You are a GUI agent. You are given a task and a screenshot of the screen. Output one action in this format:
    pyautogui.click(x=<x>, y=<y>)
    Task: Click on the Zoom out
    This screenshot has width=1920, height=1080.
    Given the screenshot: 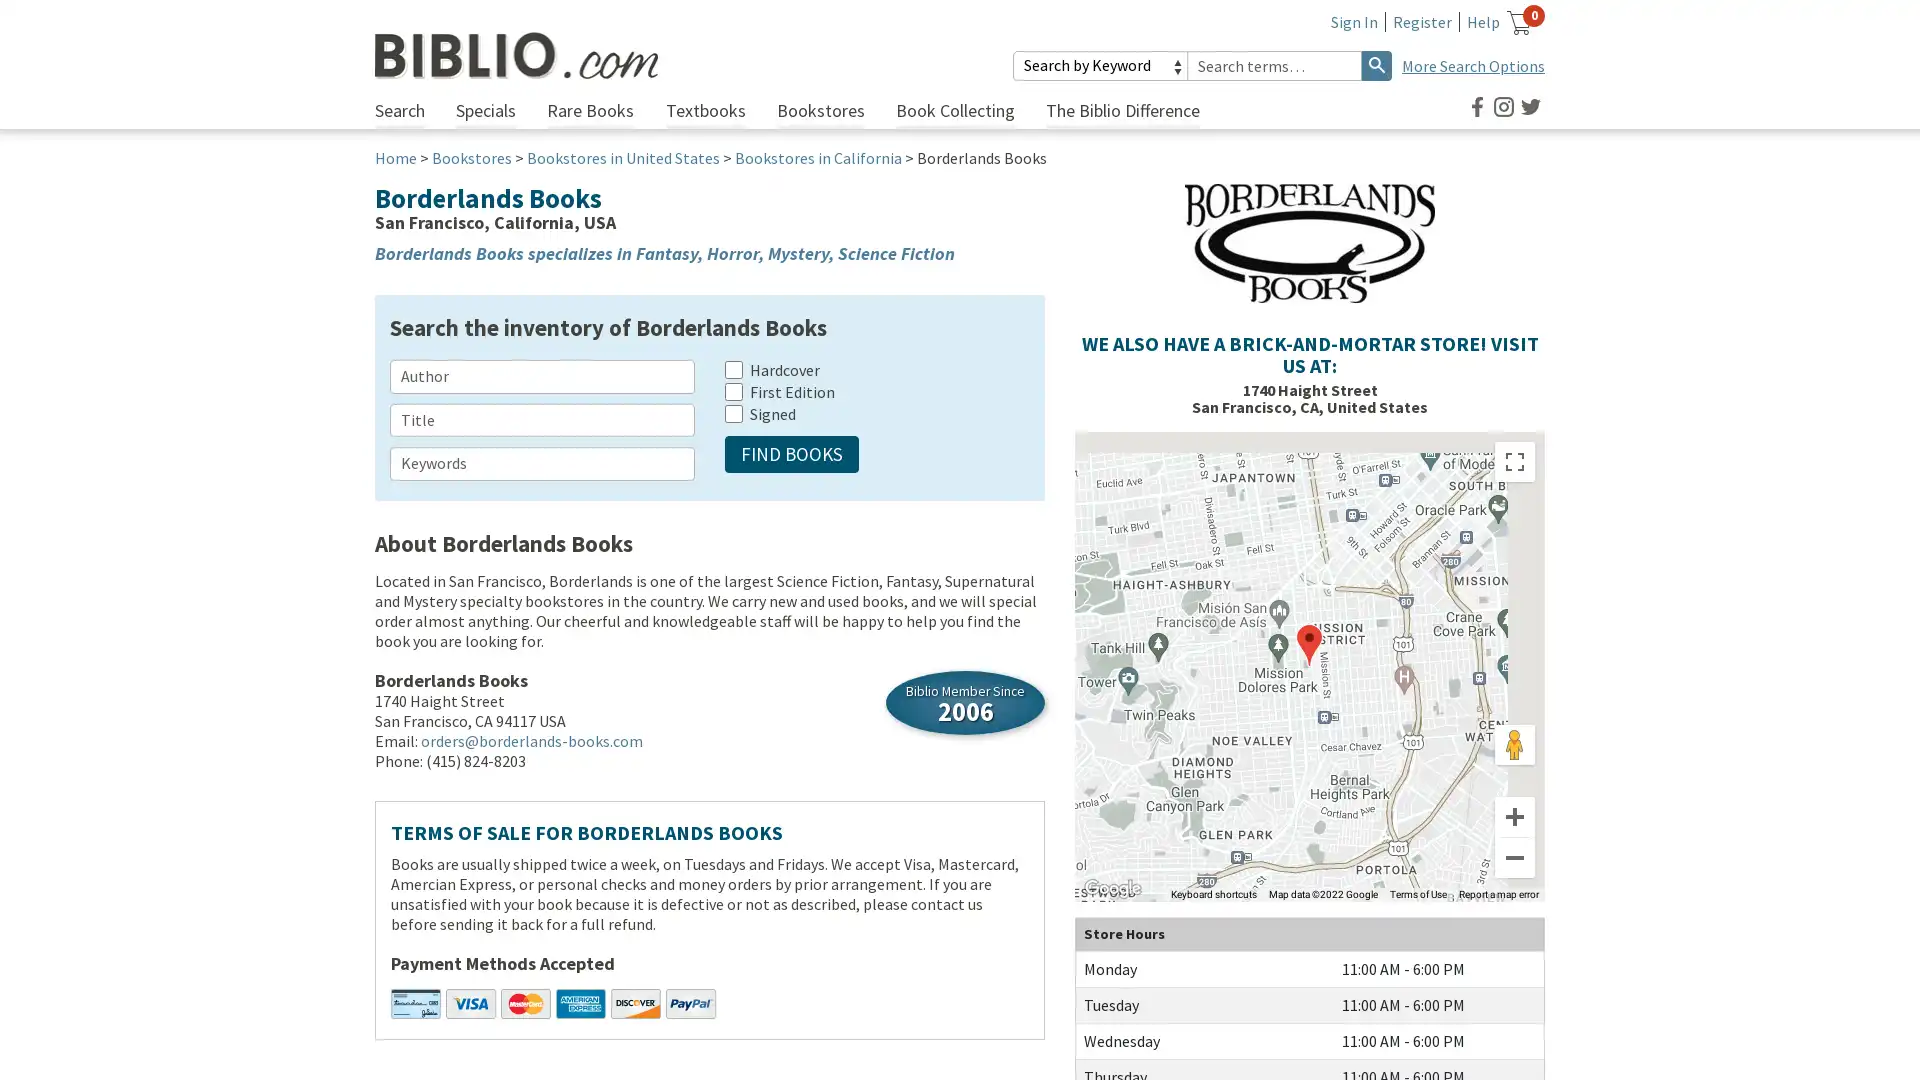 What is the action you would take?
    pyautogui.click(x=1515, y=856)
    